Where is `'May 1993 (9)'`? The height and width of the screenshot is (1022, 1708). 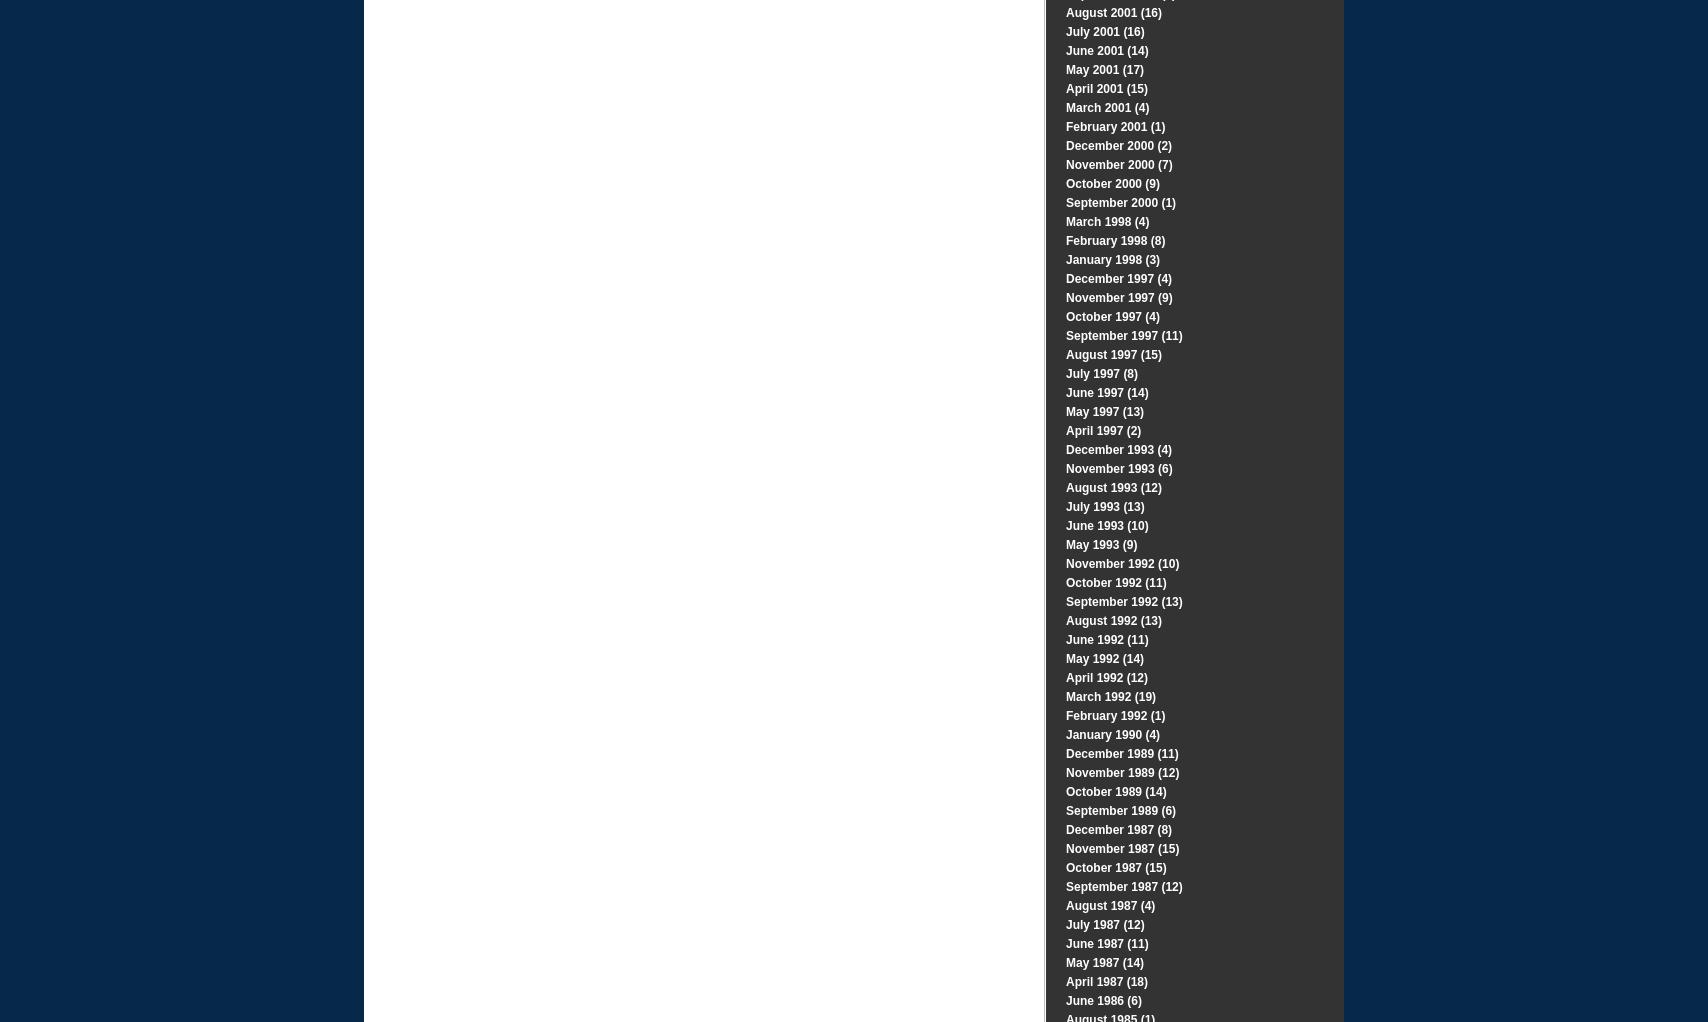
'May 1993 (9)' is located at coordinates (1101, 544).